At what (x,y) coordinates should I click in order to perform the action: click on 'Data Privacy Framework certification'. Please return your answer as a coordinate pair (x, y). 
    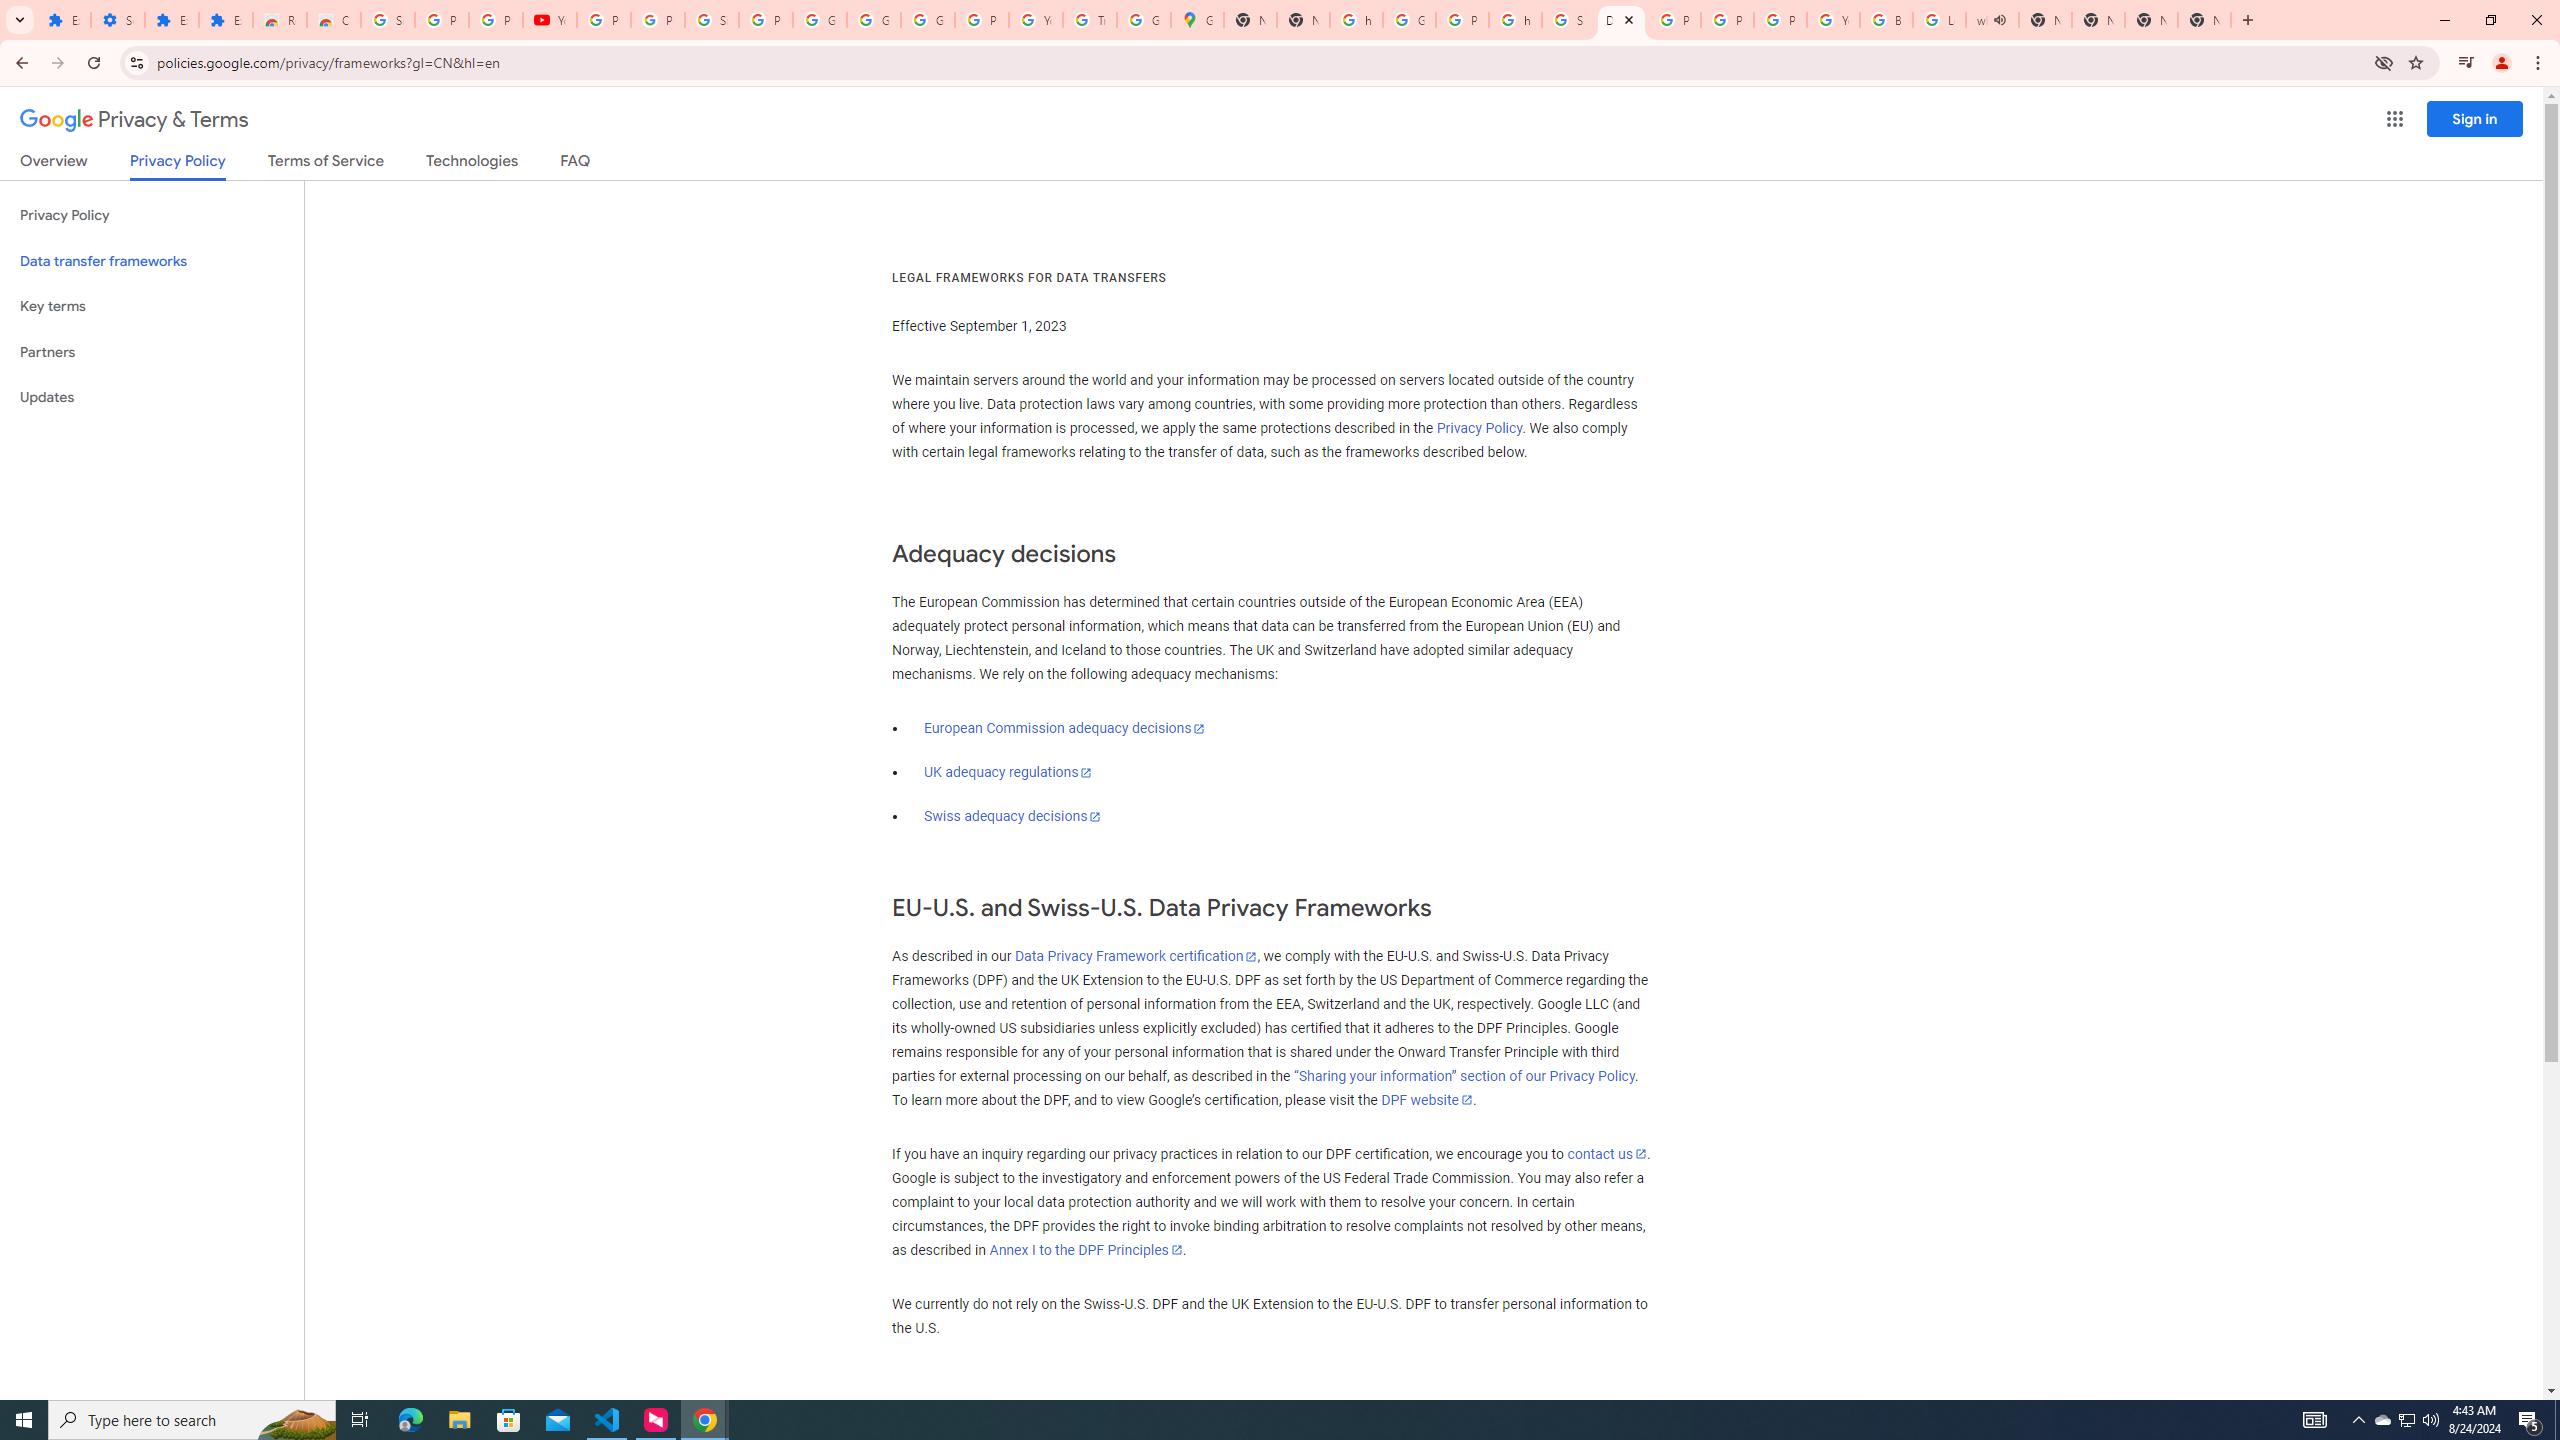
    Looking at the image, I should click on (1134, 955).